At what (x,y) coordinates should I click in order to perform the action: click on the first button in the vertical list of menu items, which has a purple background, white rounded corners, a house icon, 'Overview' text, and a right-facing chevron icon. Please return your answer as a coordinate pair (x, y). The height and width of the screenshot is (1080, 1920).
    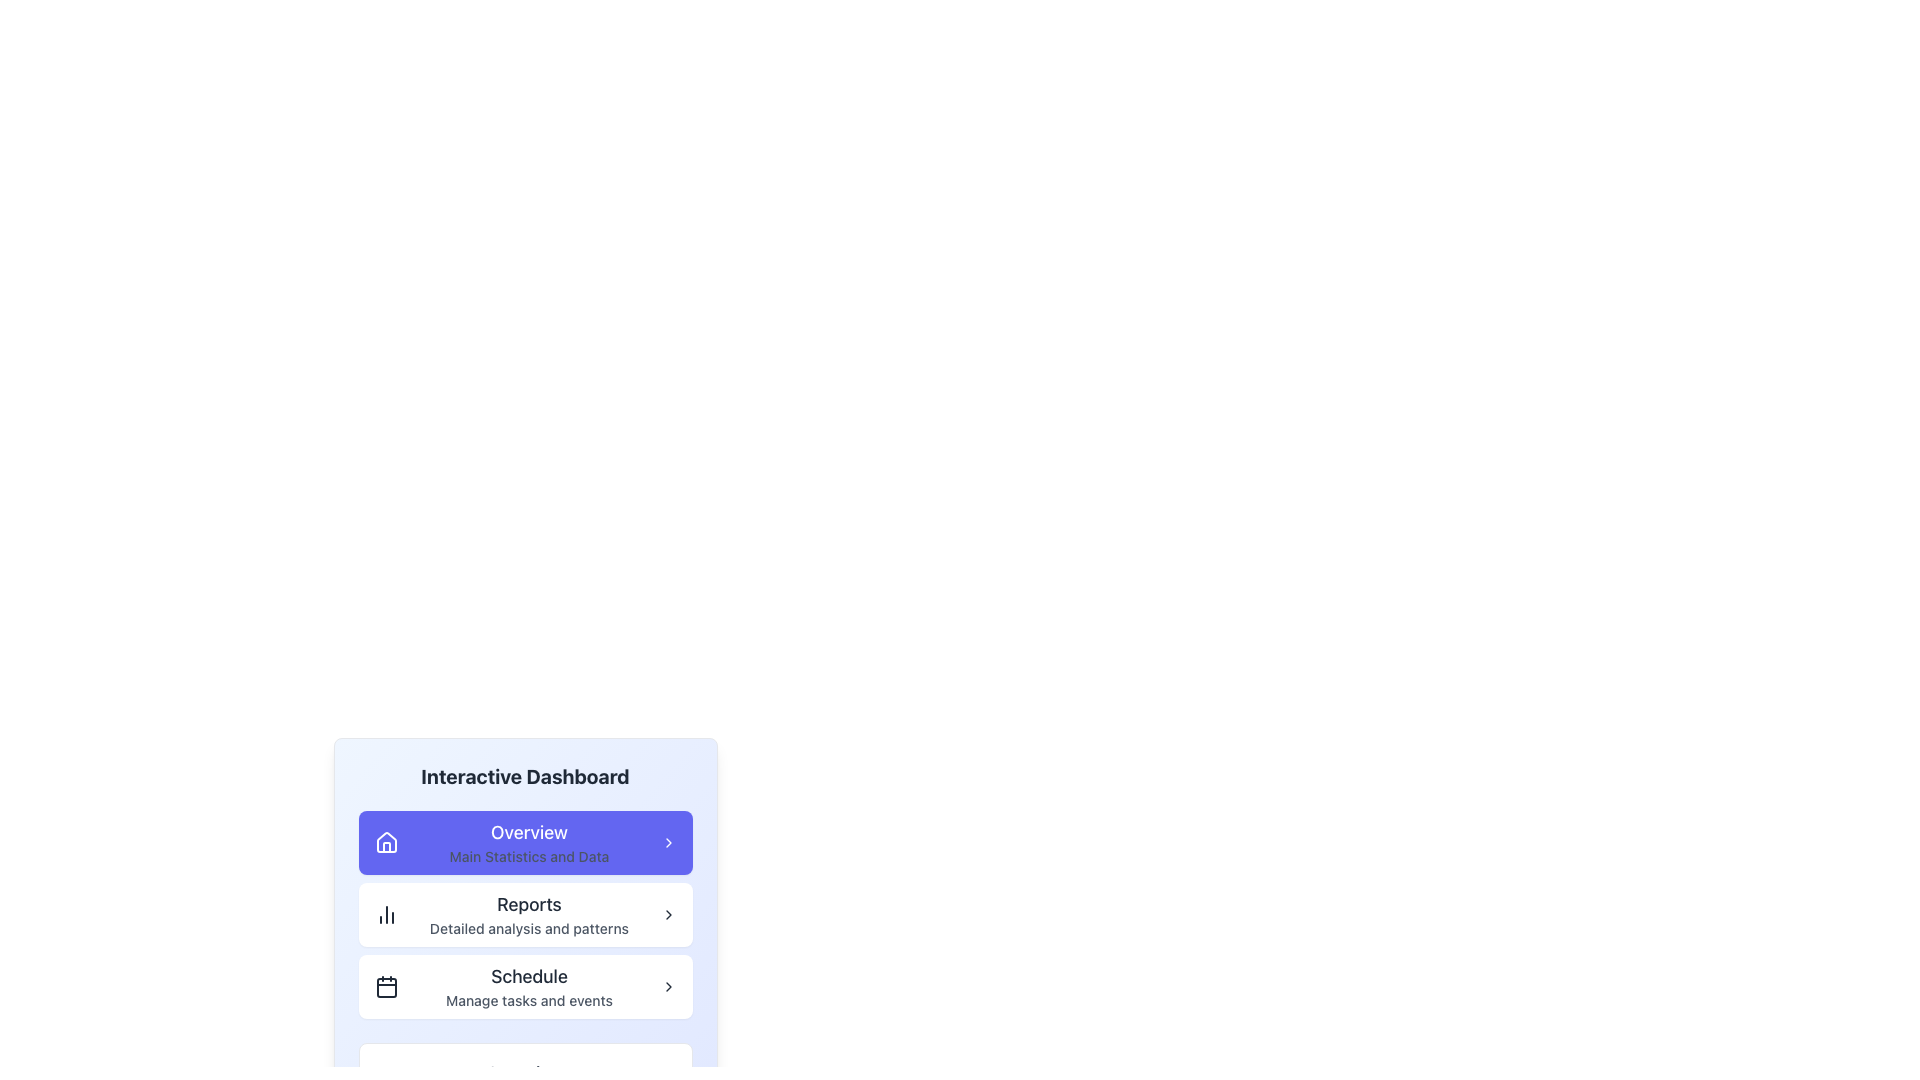
    Looking at the image, I should click on (525, 843).